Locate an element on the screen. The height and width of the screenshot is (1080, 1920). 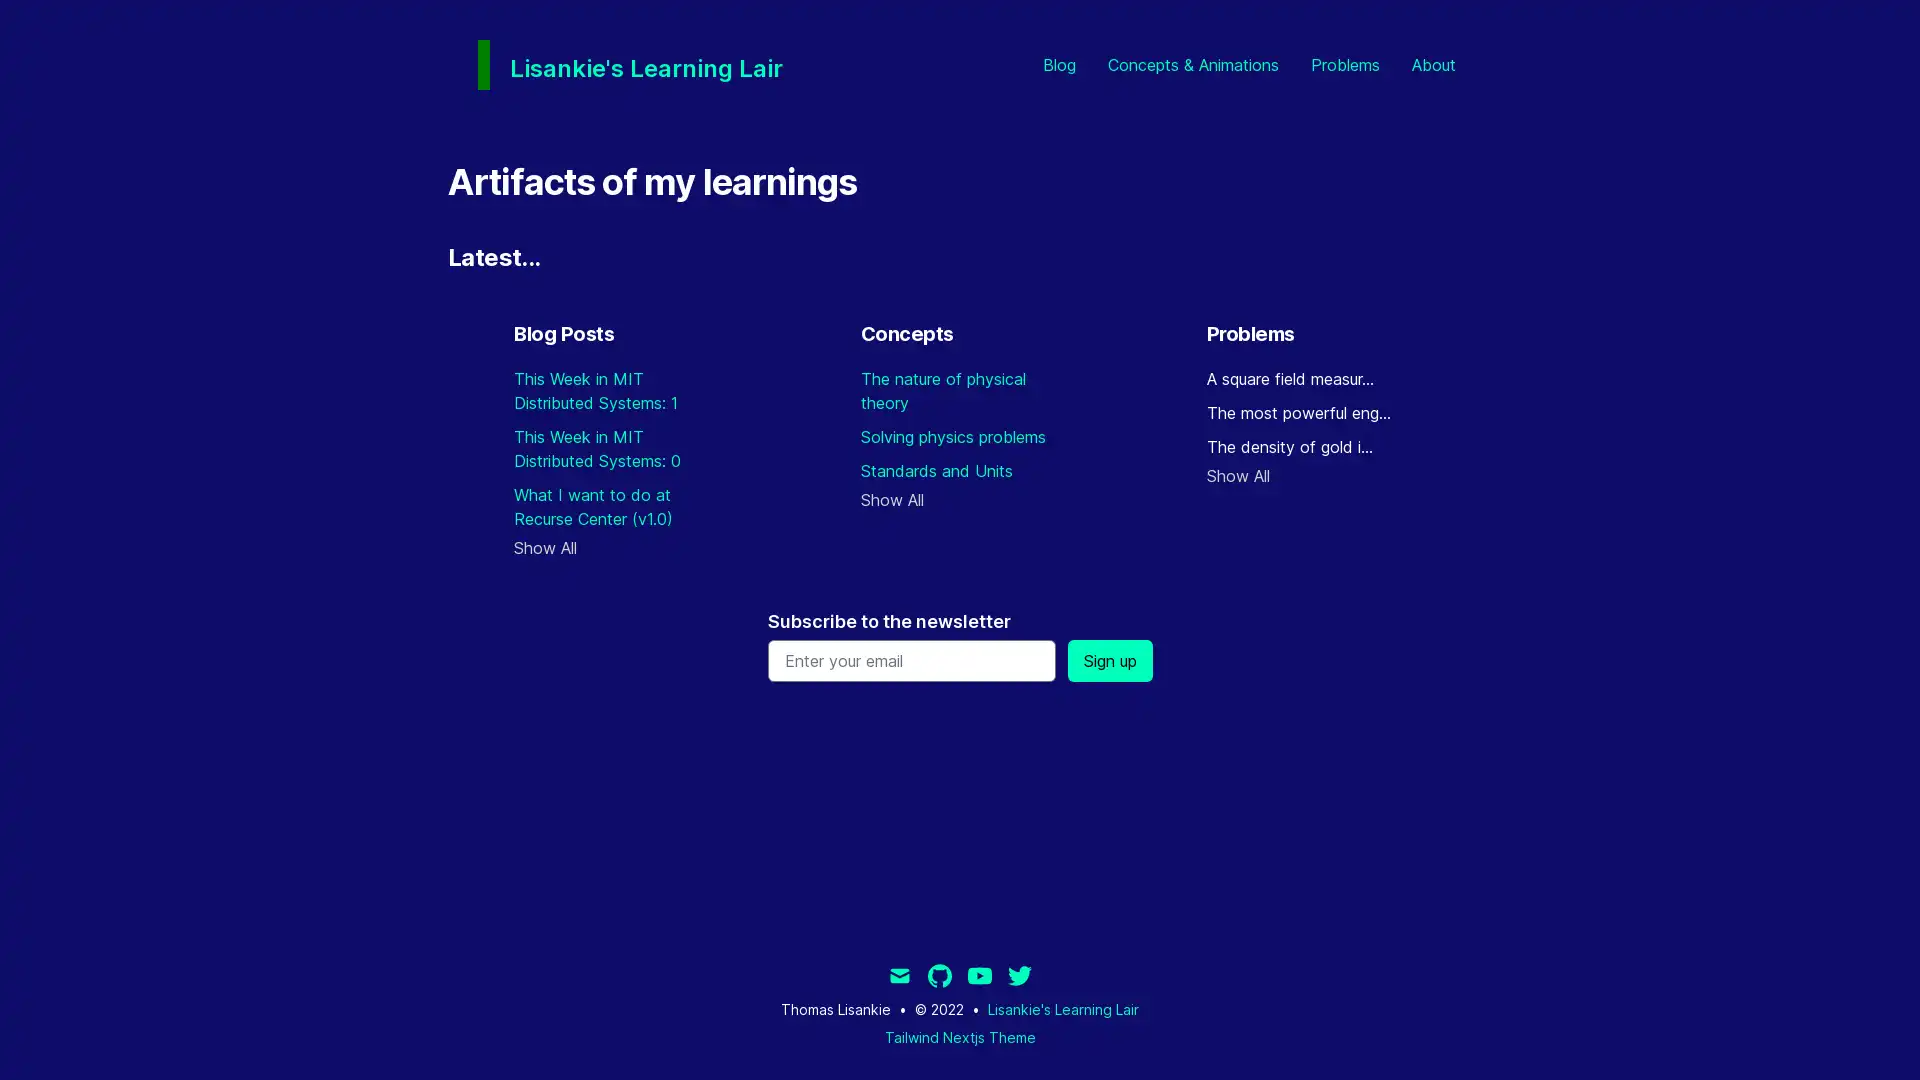
Sign up is located at coordinates (1108, 660).